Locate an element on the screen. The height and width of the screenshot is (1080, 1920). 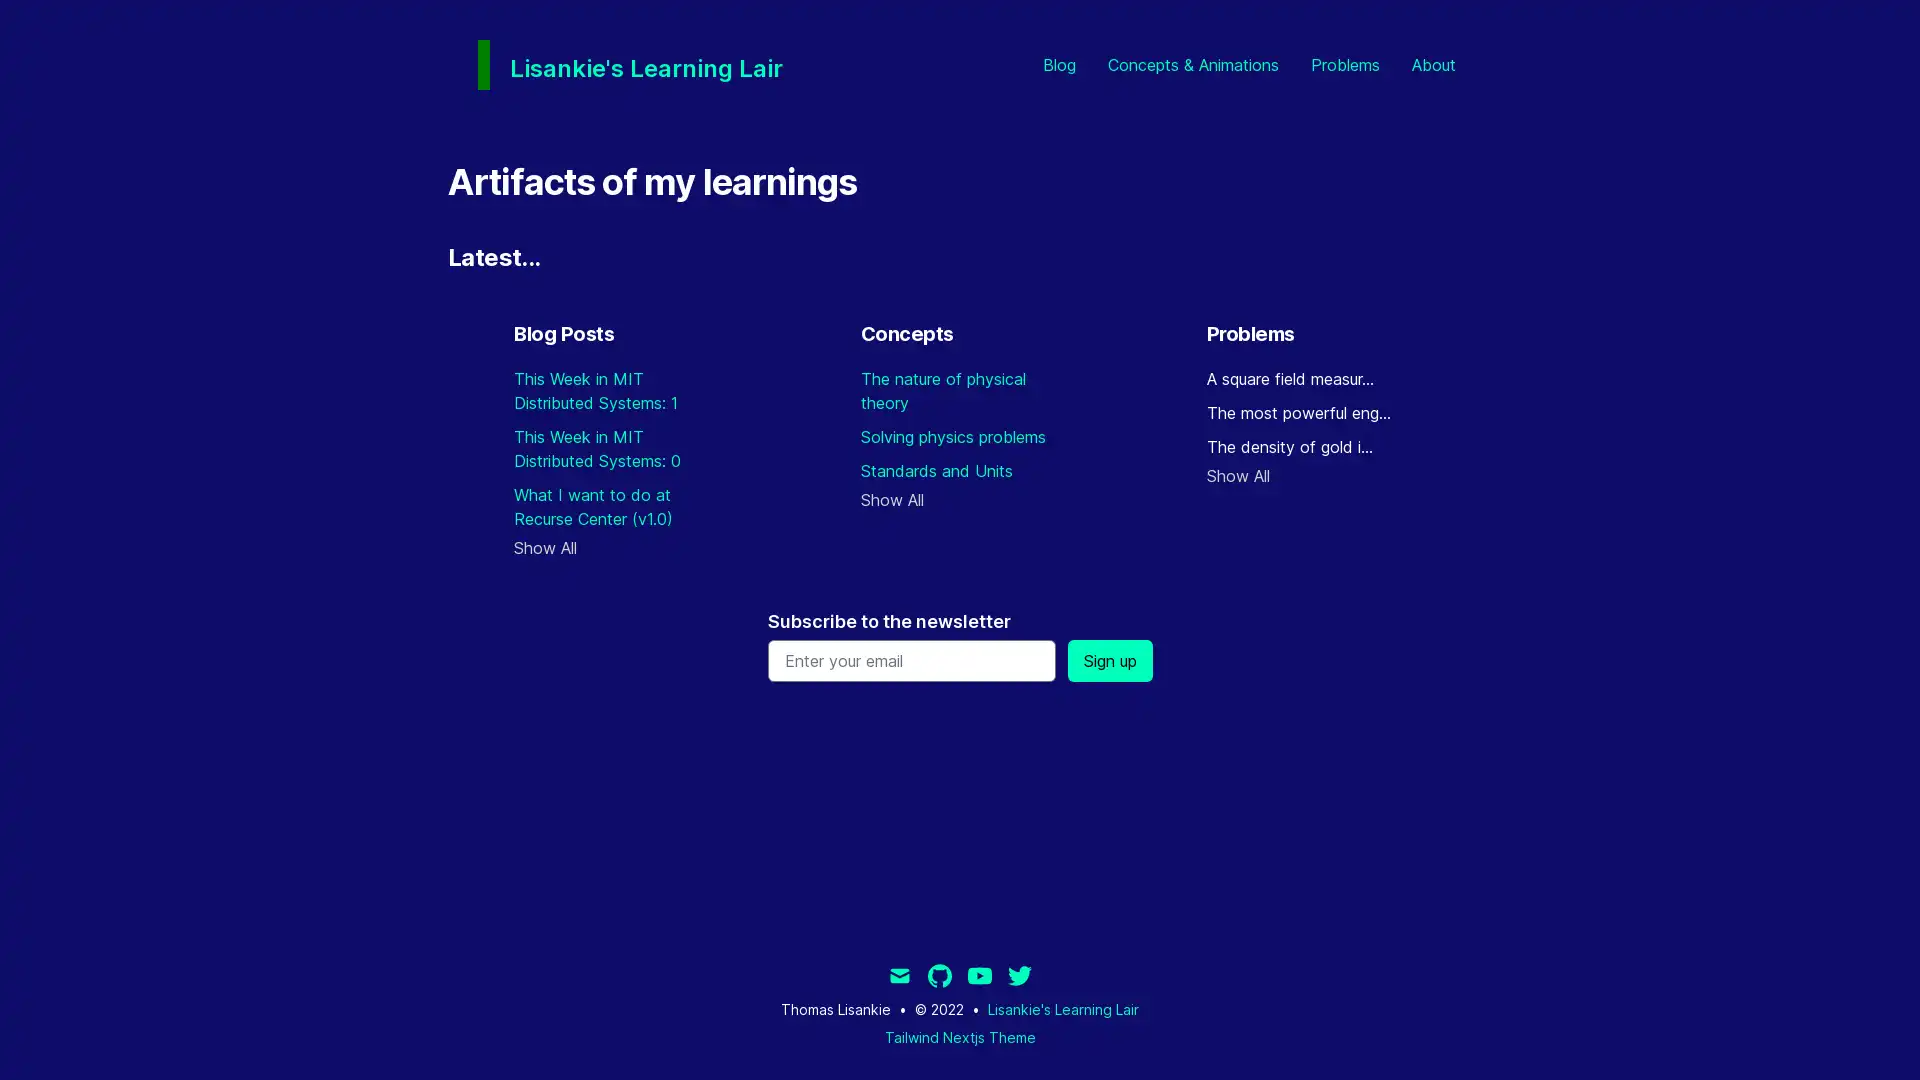
Sign up is located at coordinates (1108, 660).